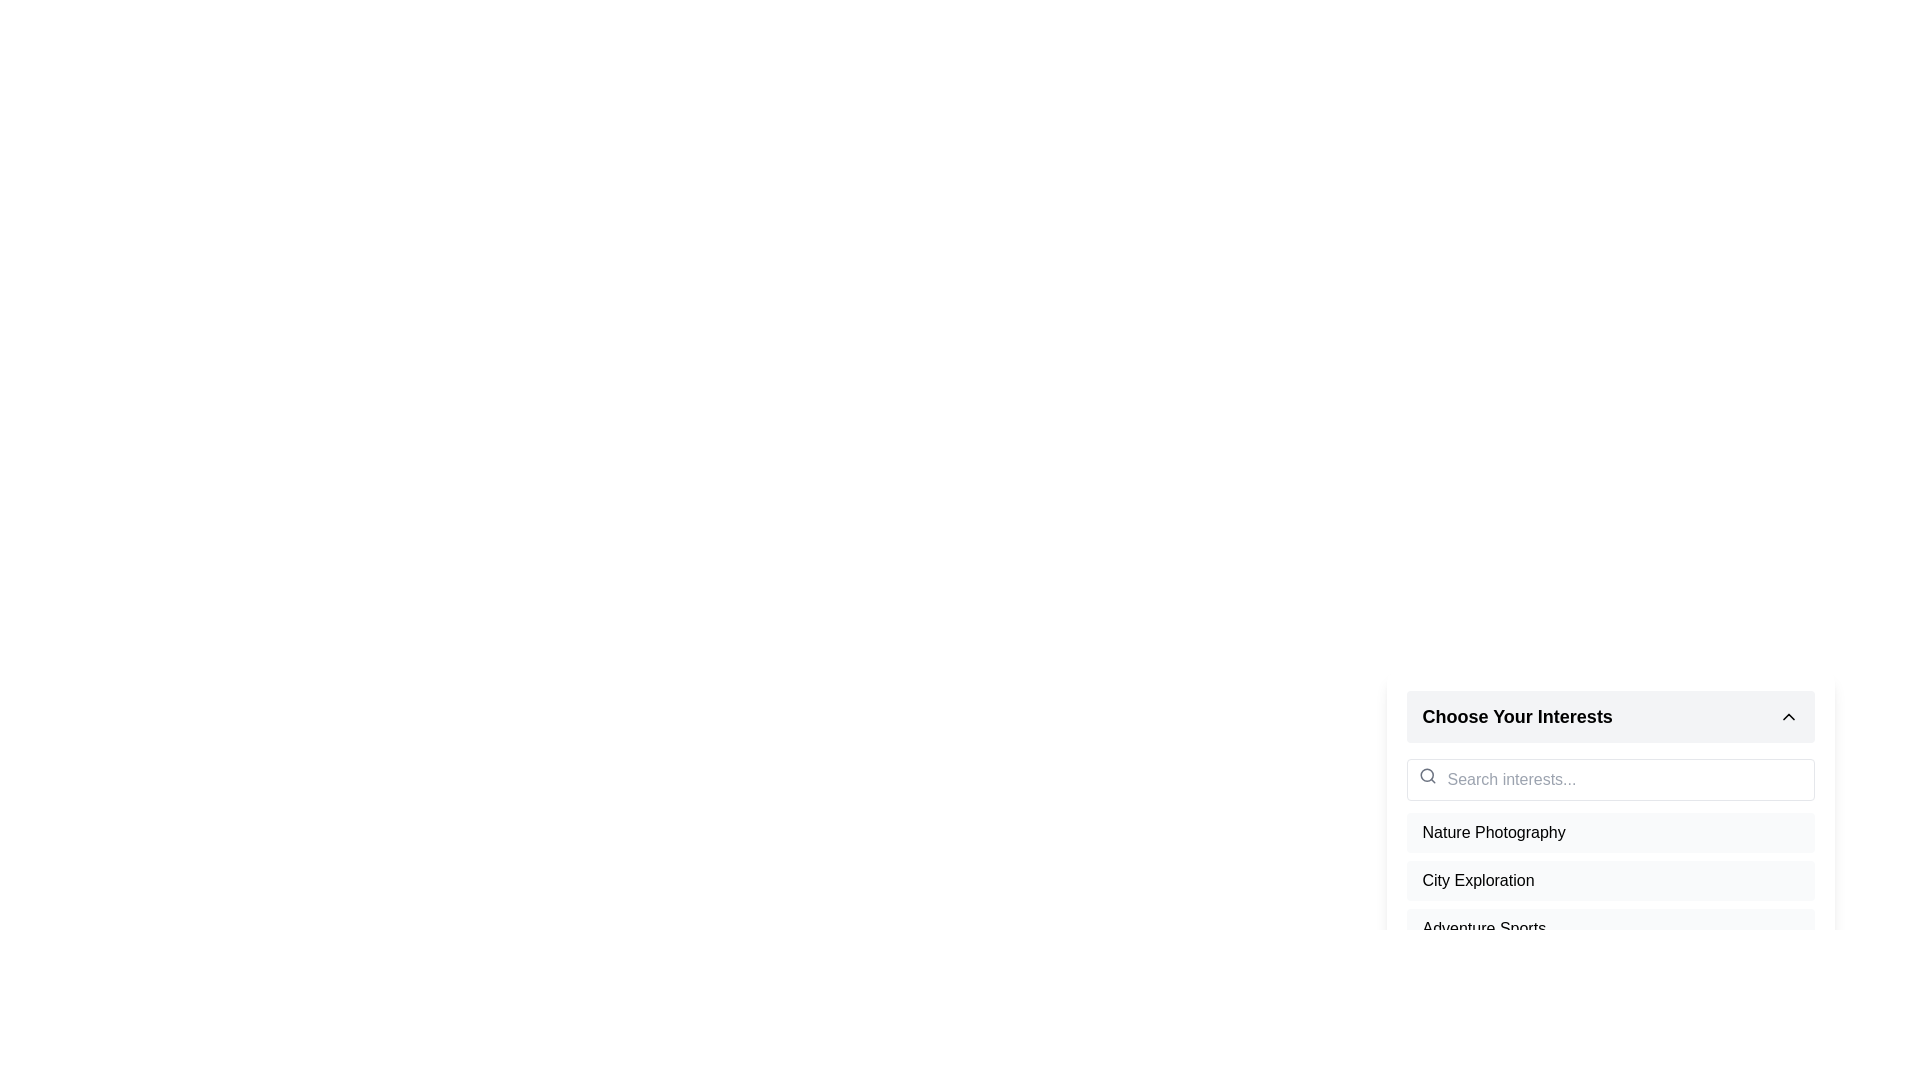  Describe the element at coordinates (1610, 844) in the screenshot. I see `the list item labeled 'Nature Photography', which is the first option in the dropdown panel under 'Choose Your Interests'` at that location.